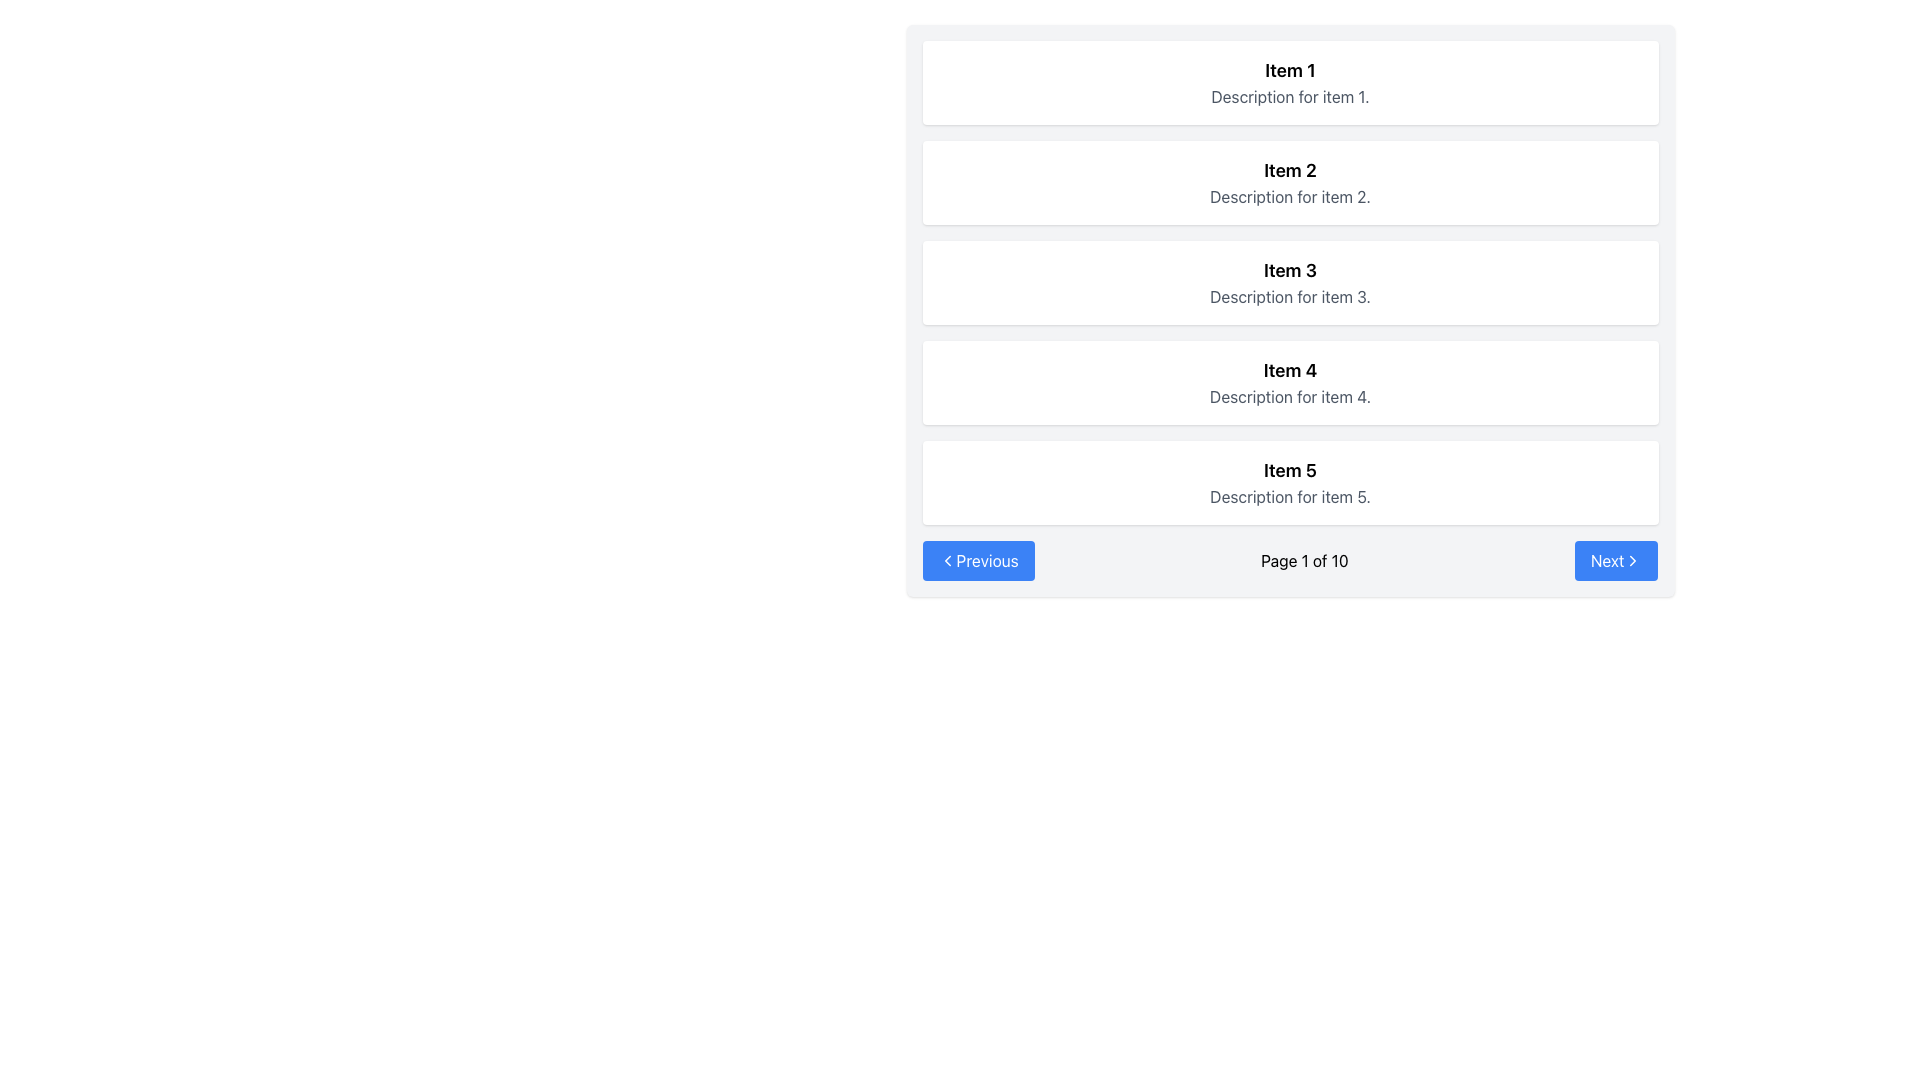  I want to click on the first Card element in the vertical grid, which has a white background and contains the title 'Item 1' and a description 'Description for item 1.', so click(1290, 82).